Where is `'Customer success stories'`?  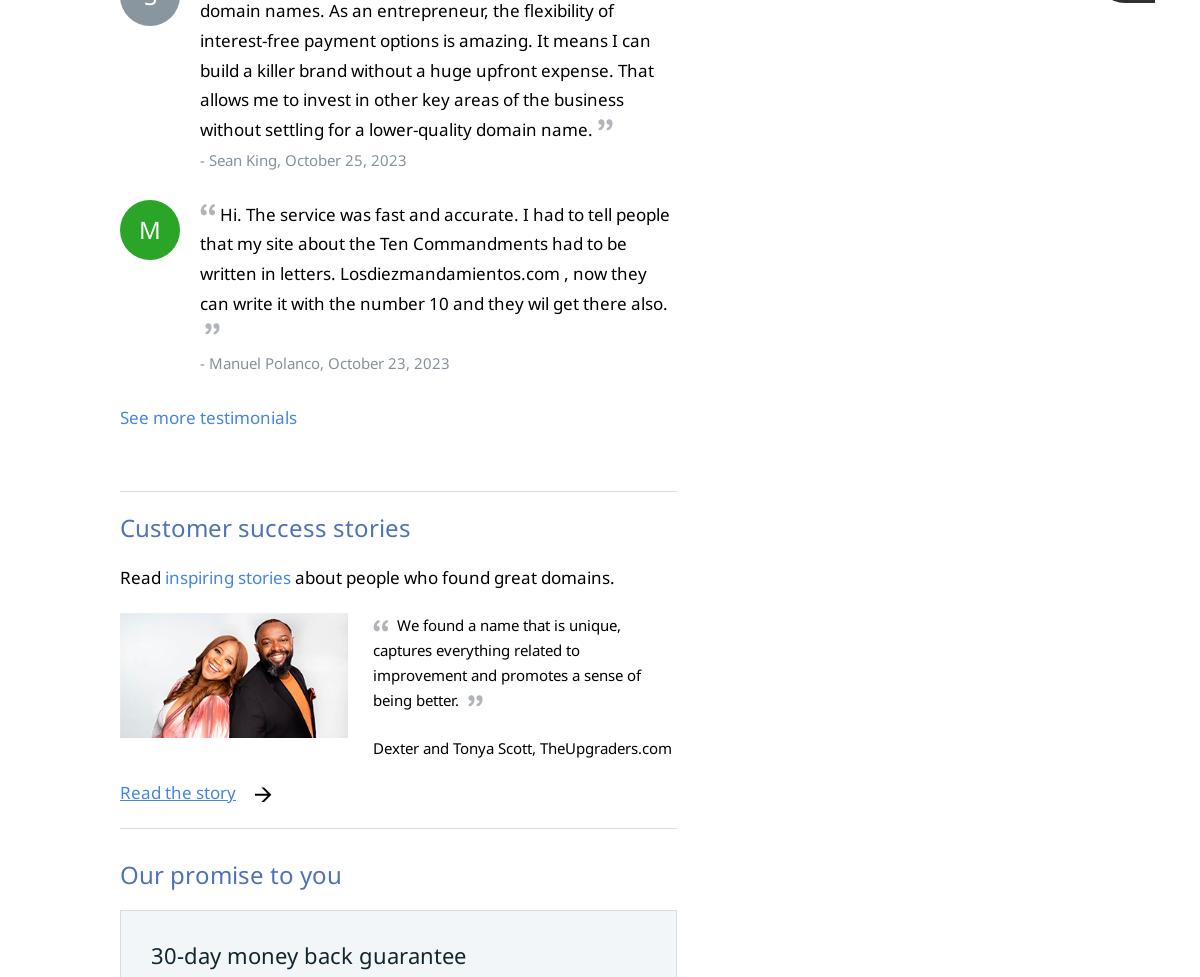 'Customer success stories' is located at coordinates (120, 526).